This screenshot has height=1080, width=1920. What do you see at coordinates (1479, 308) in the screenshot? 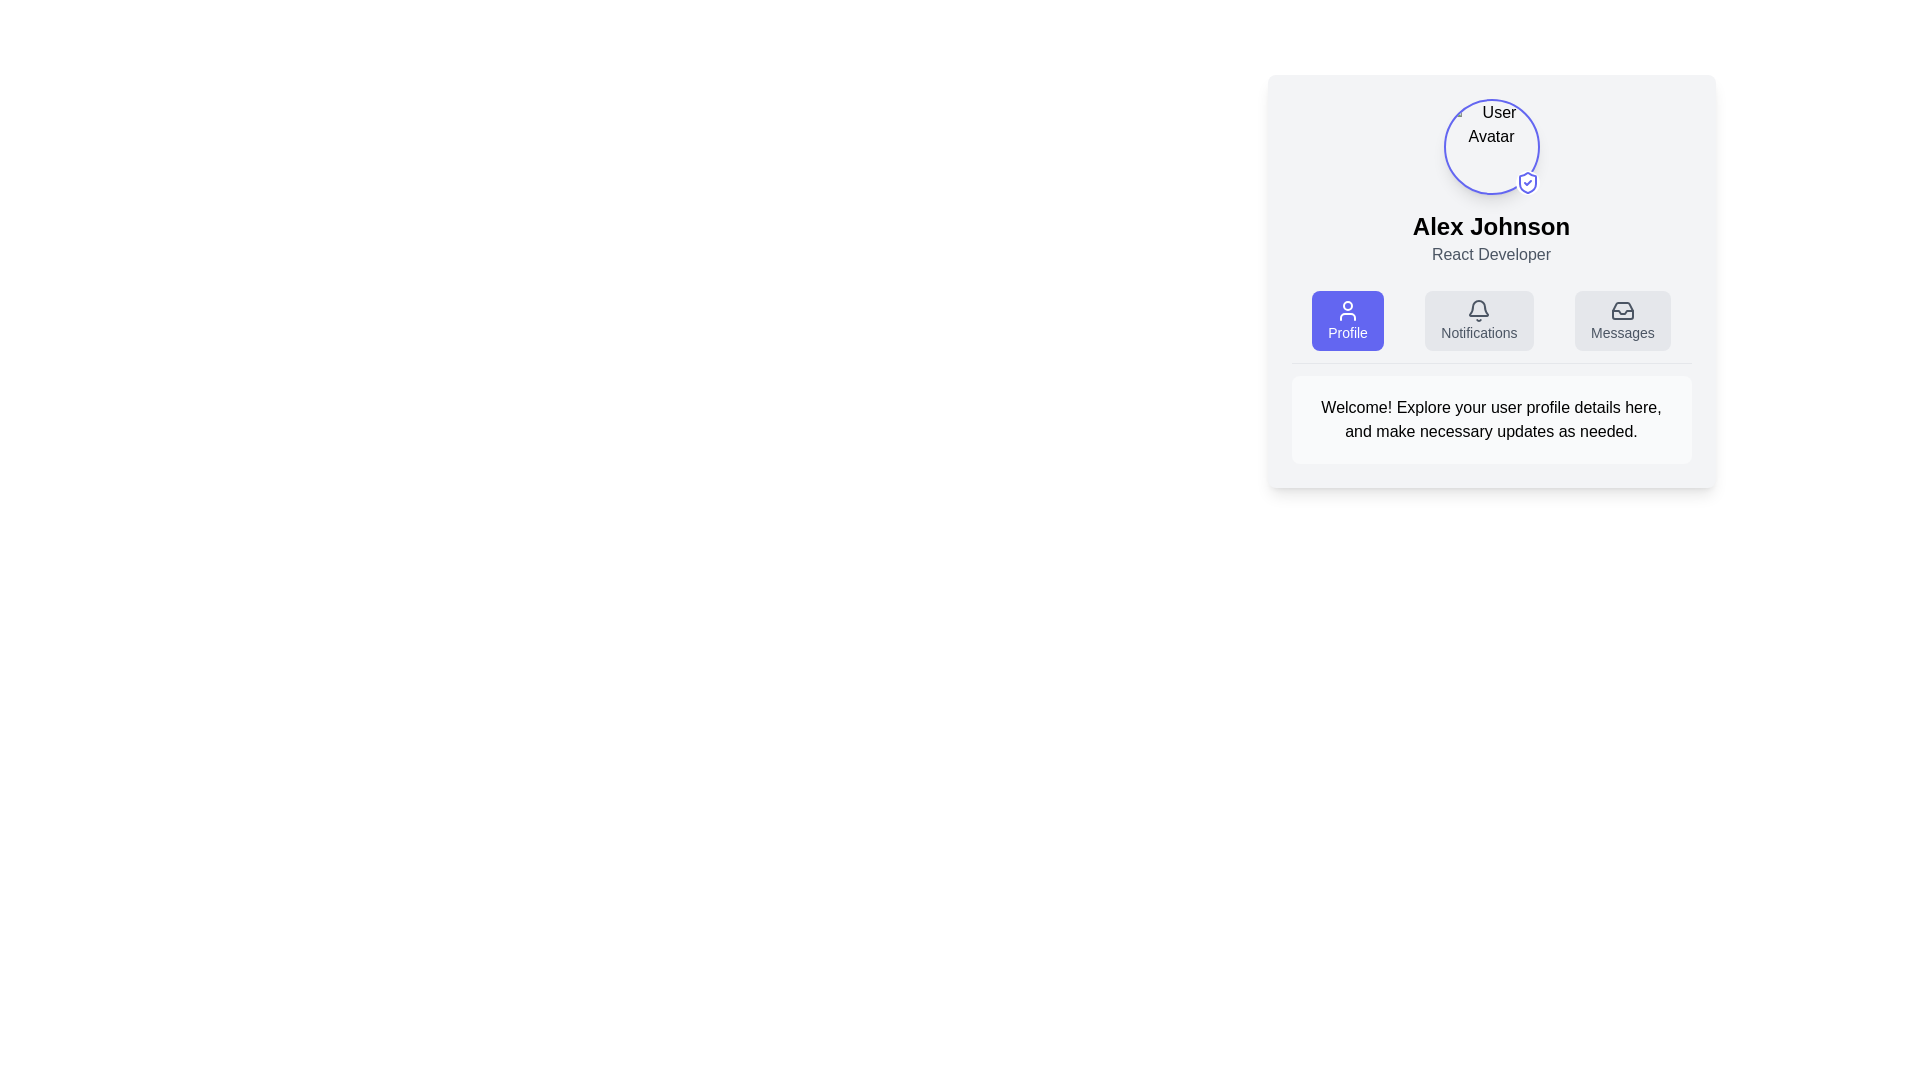
I see `the notification bell icon located in the center section of the header area of the user profile card, positioned between the 'Profile' and 'Messages' buttons` at bounding box center [1479, 308].